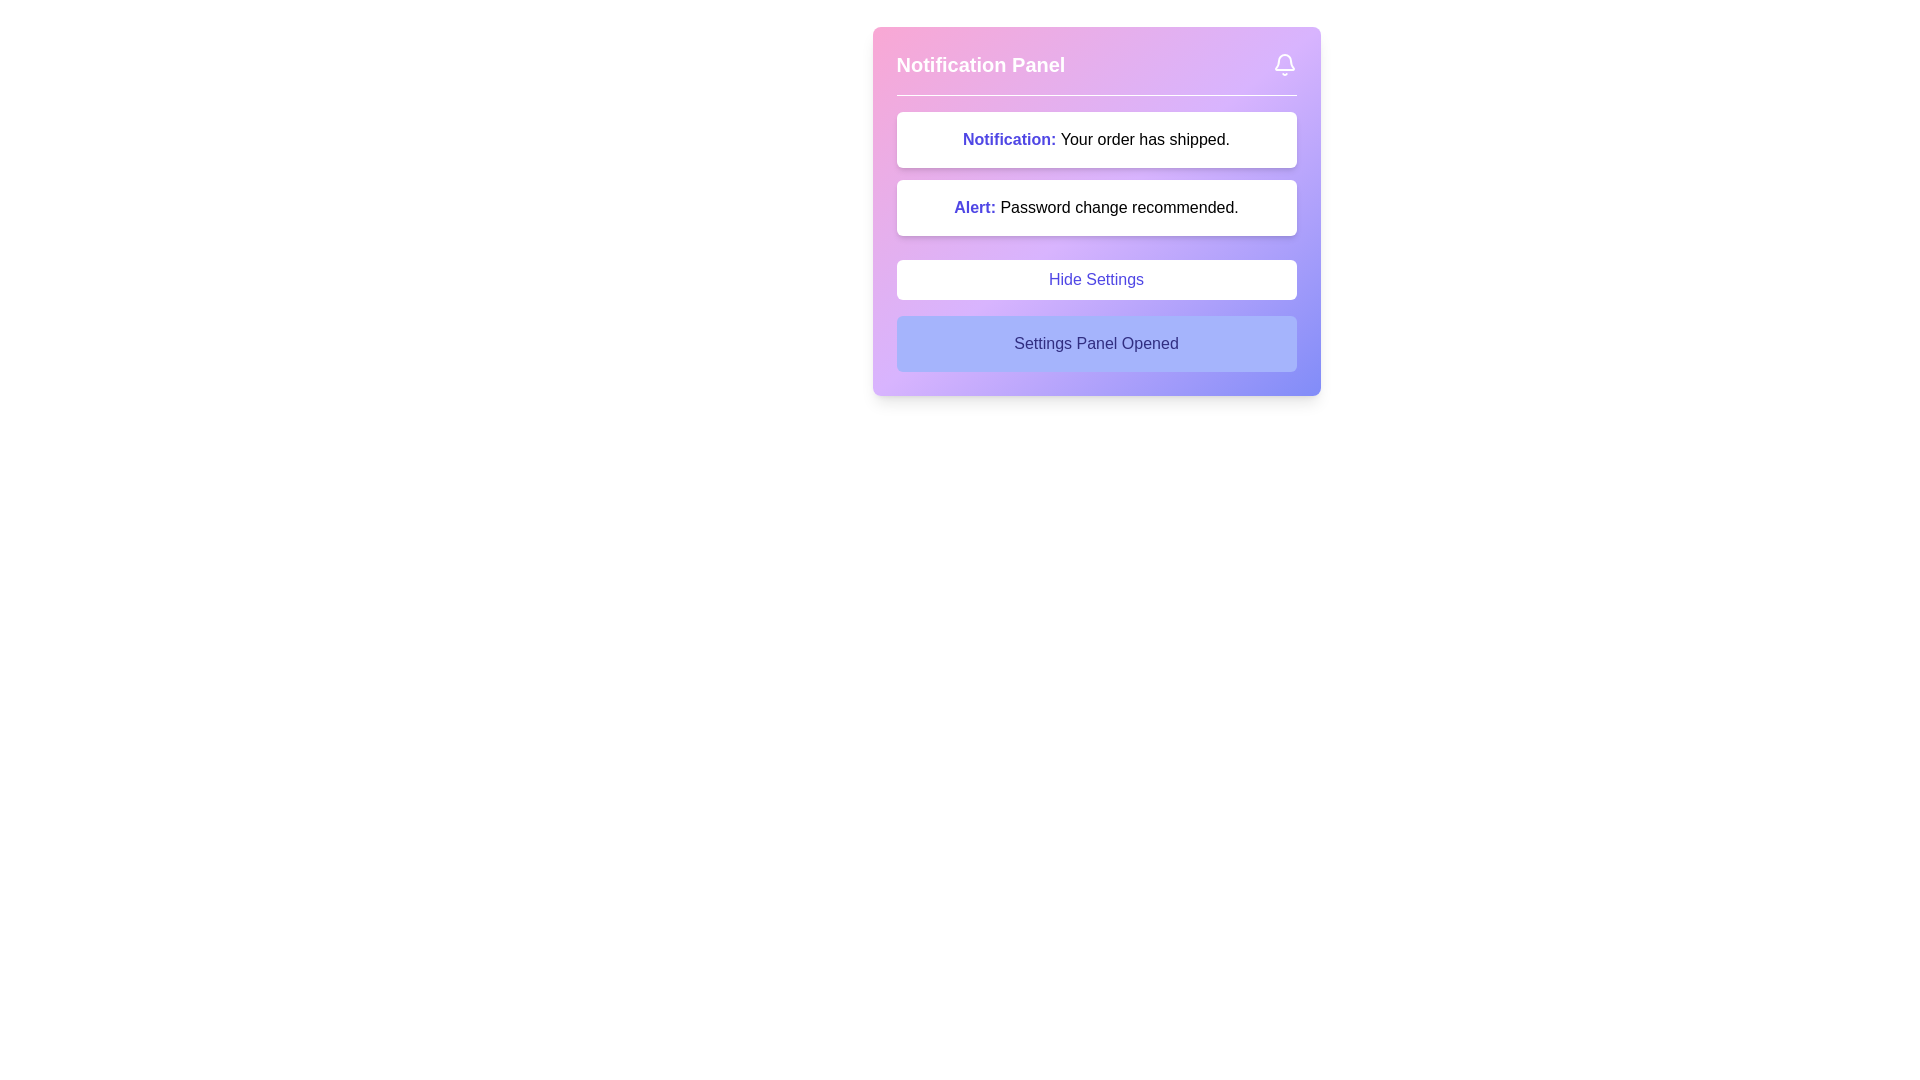 The width and height of the screenshot is (1920, 1080). I want to click on the text label displaying 'Alert:' in bold indigo color, which is part of the notification message in the second notification box, so click(977, 207).